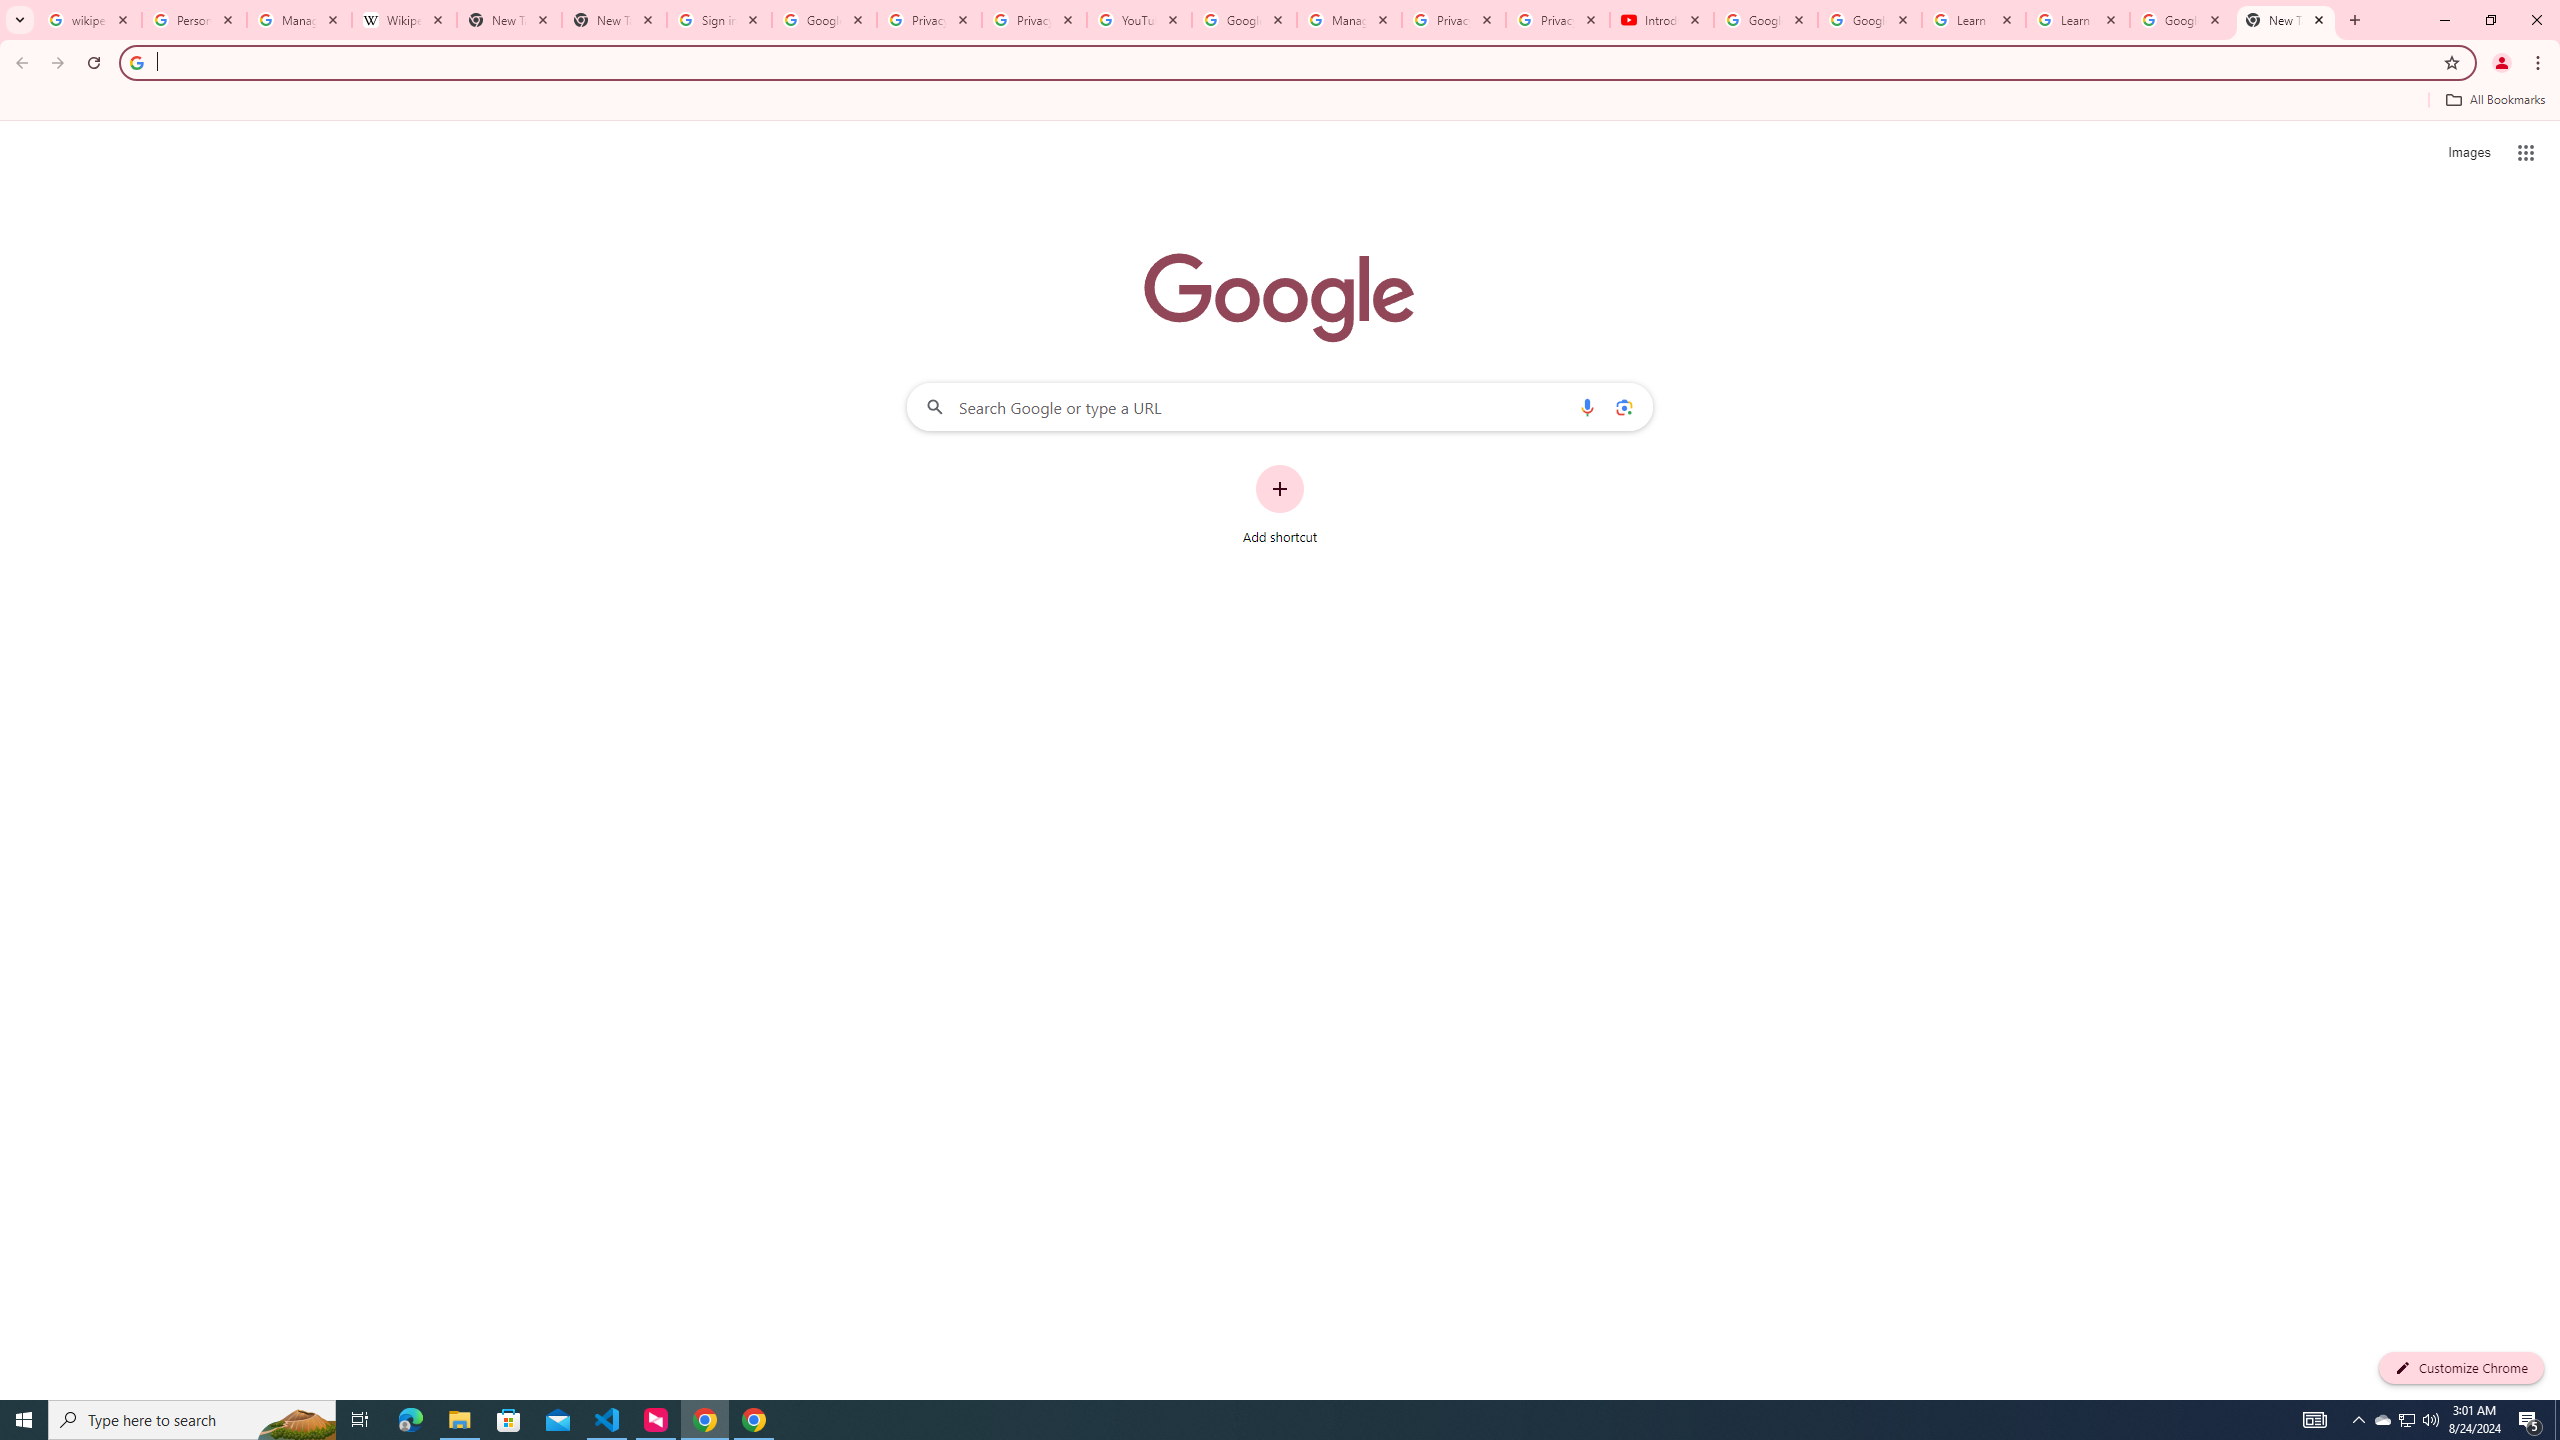 The height and width of the screenshot is (1440, 2560). I want to click on 'Introduction | Google Privacy Policy - YouTube', so click(1660, 19).